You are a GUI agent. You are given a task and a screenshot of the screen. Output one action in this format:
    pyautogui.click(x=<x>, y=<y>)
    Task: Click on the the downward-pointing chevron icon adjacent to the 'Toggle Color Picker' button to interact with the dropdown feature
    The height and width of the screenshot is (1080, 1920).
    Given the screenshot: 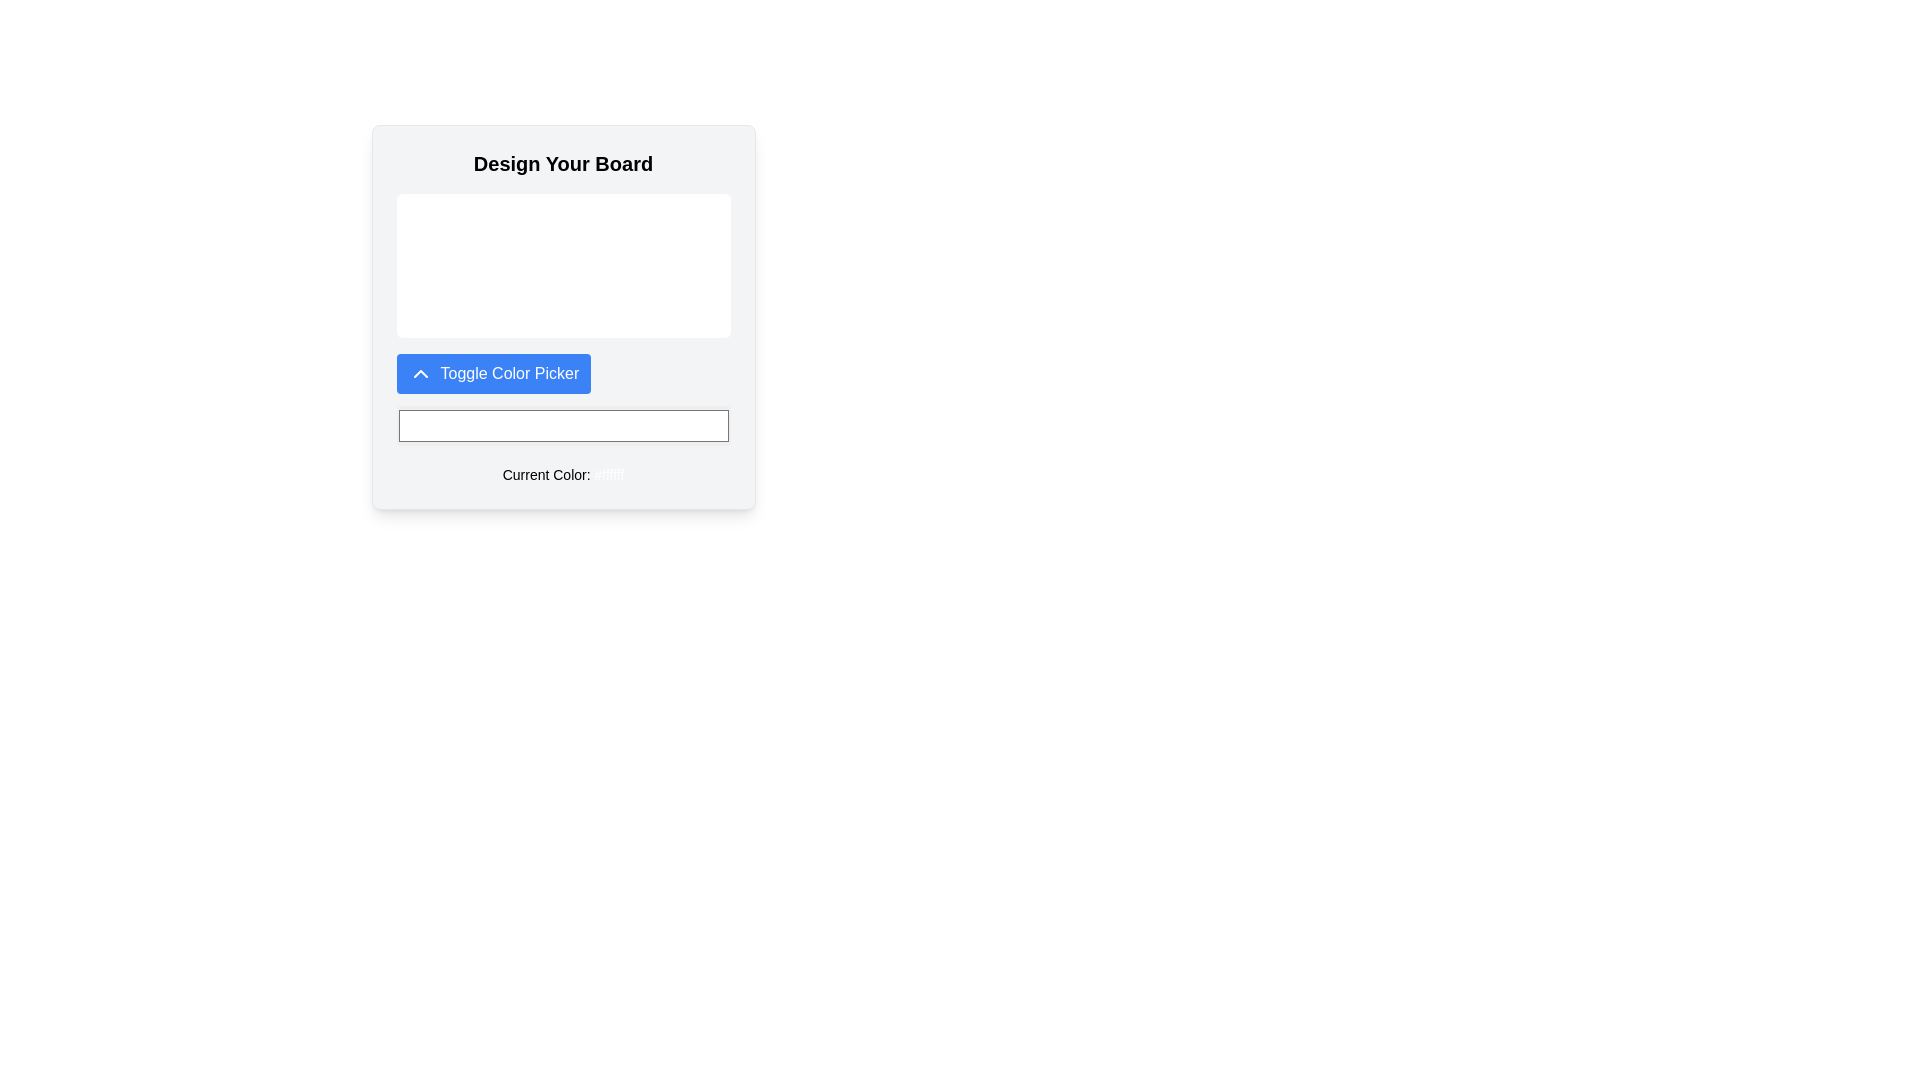 What is the action you would take?
    pyautogui.click(x=419, y=374)
    